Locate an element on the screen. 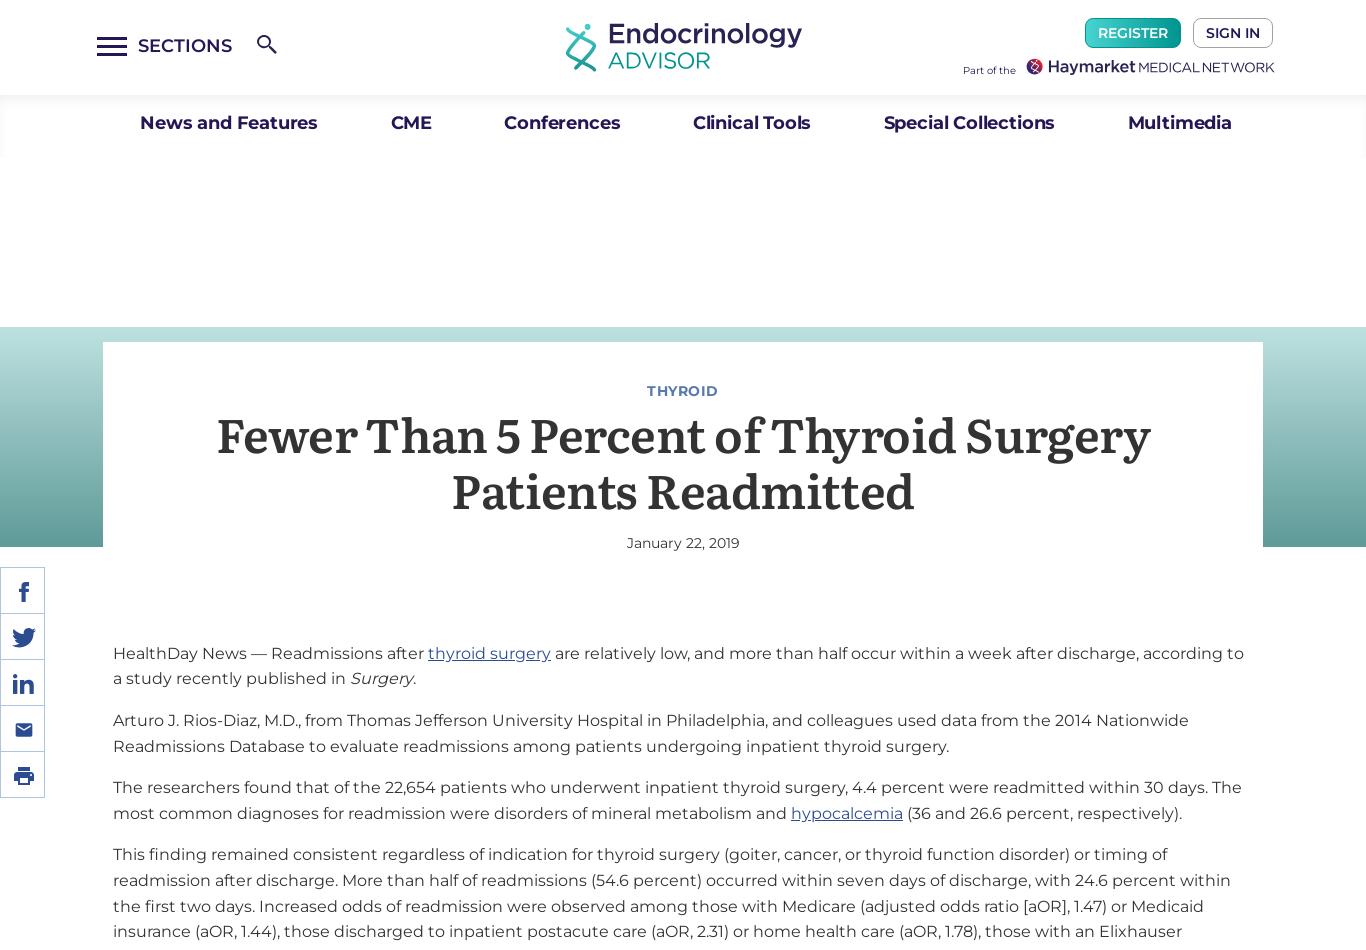  'are relatively low, and more than half occur within a week after discharge, according to a study recently published in' is located at coordinates (677, 665).